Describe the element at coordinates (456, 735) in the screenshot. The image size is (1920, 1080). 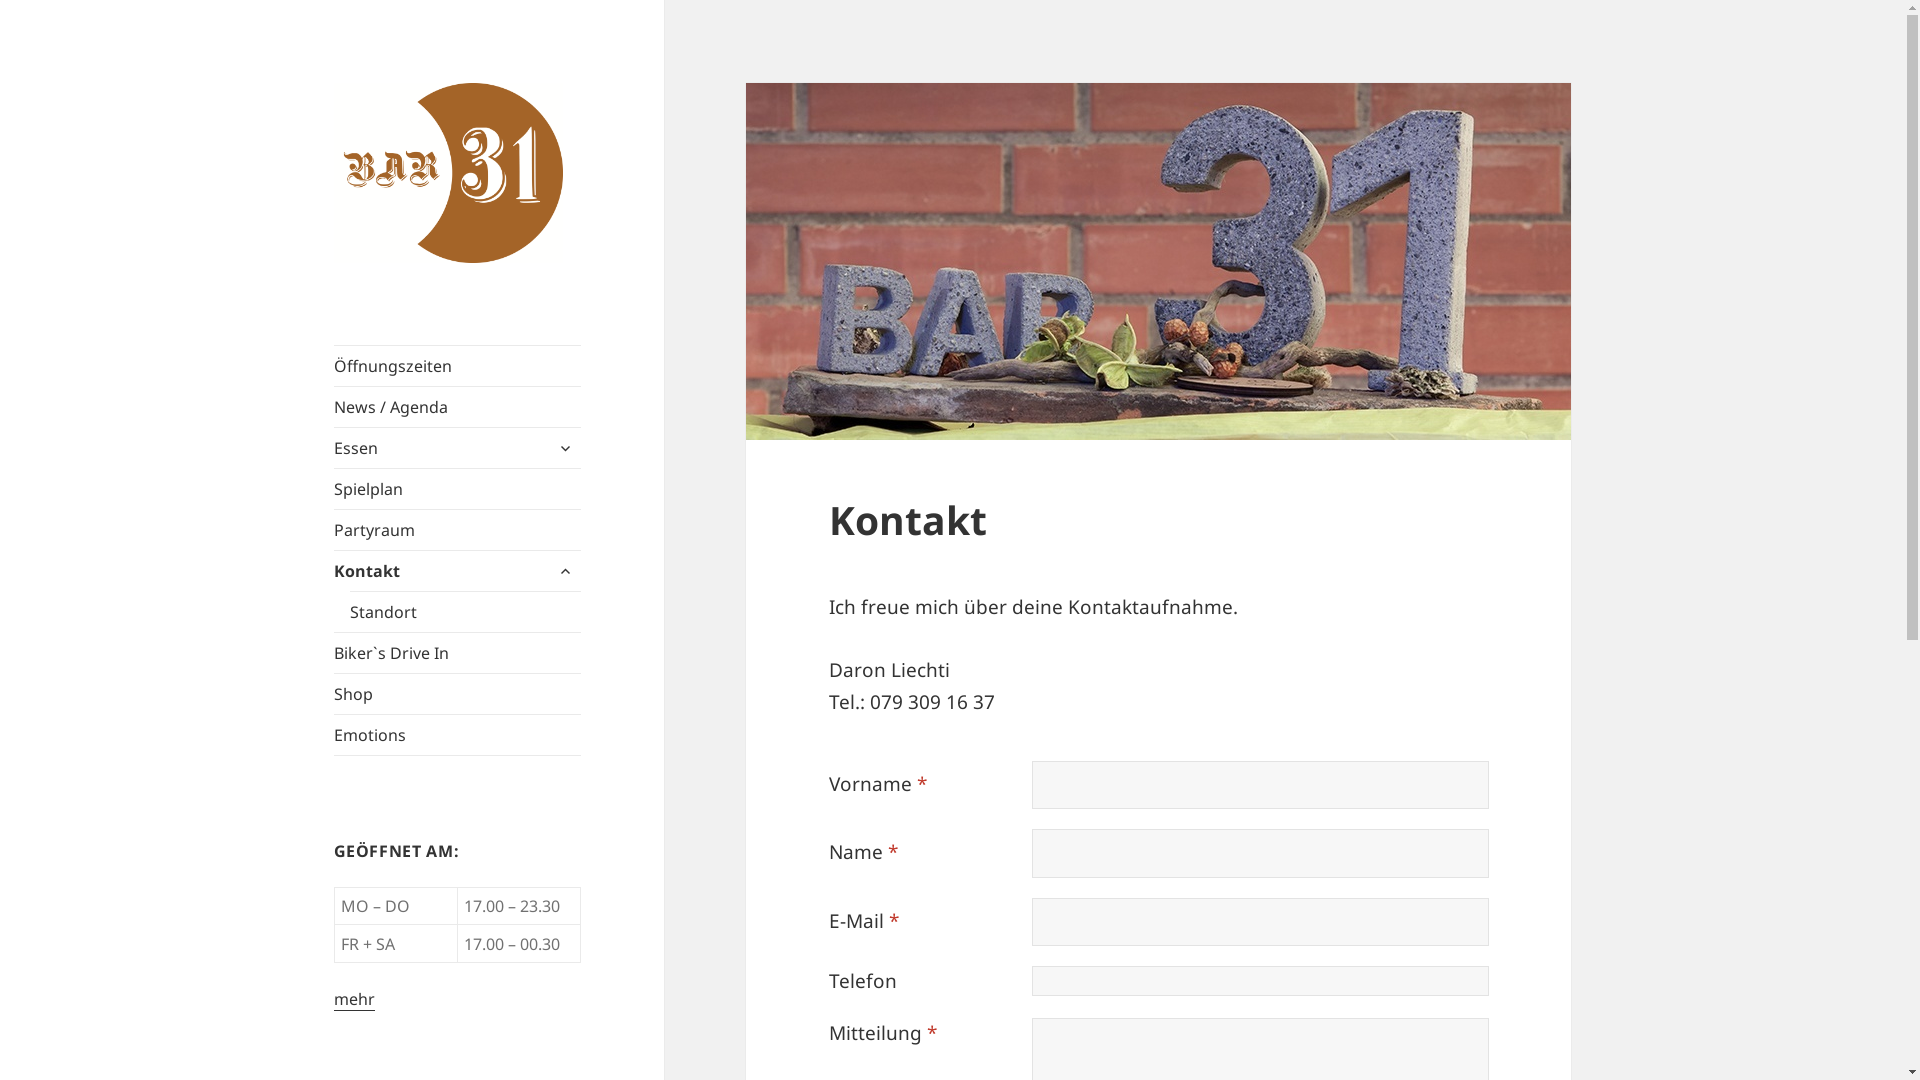
I see `'Emotions'` at that location.